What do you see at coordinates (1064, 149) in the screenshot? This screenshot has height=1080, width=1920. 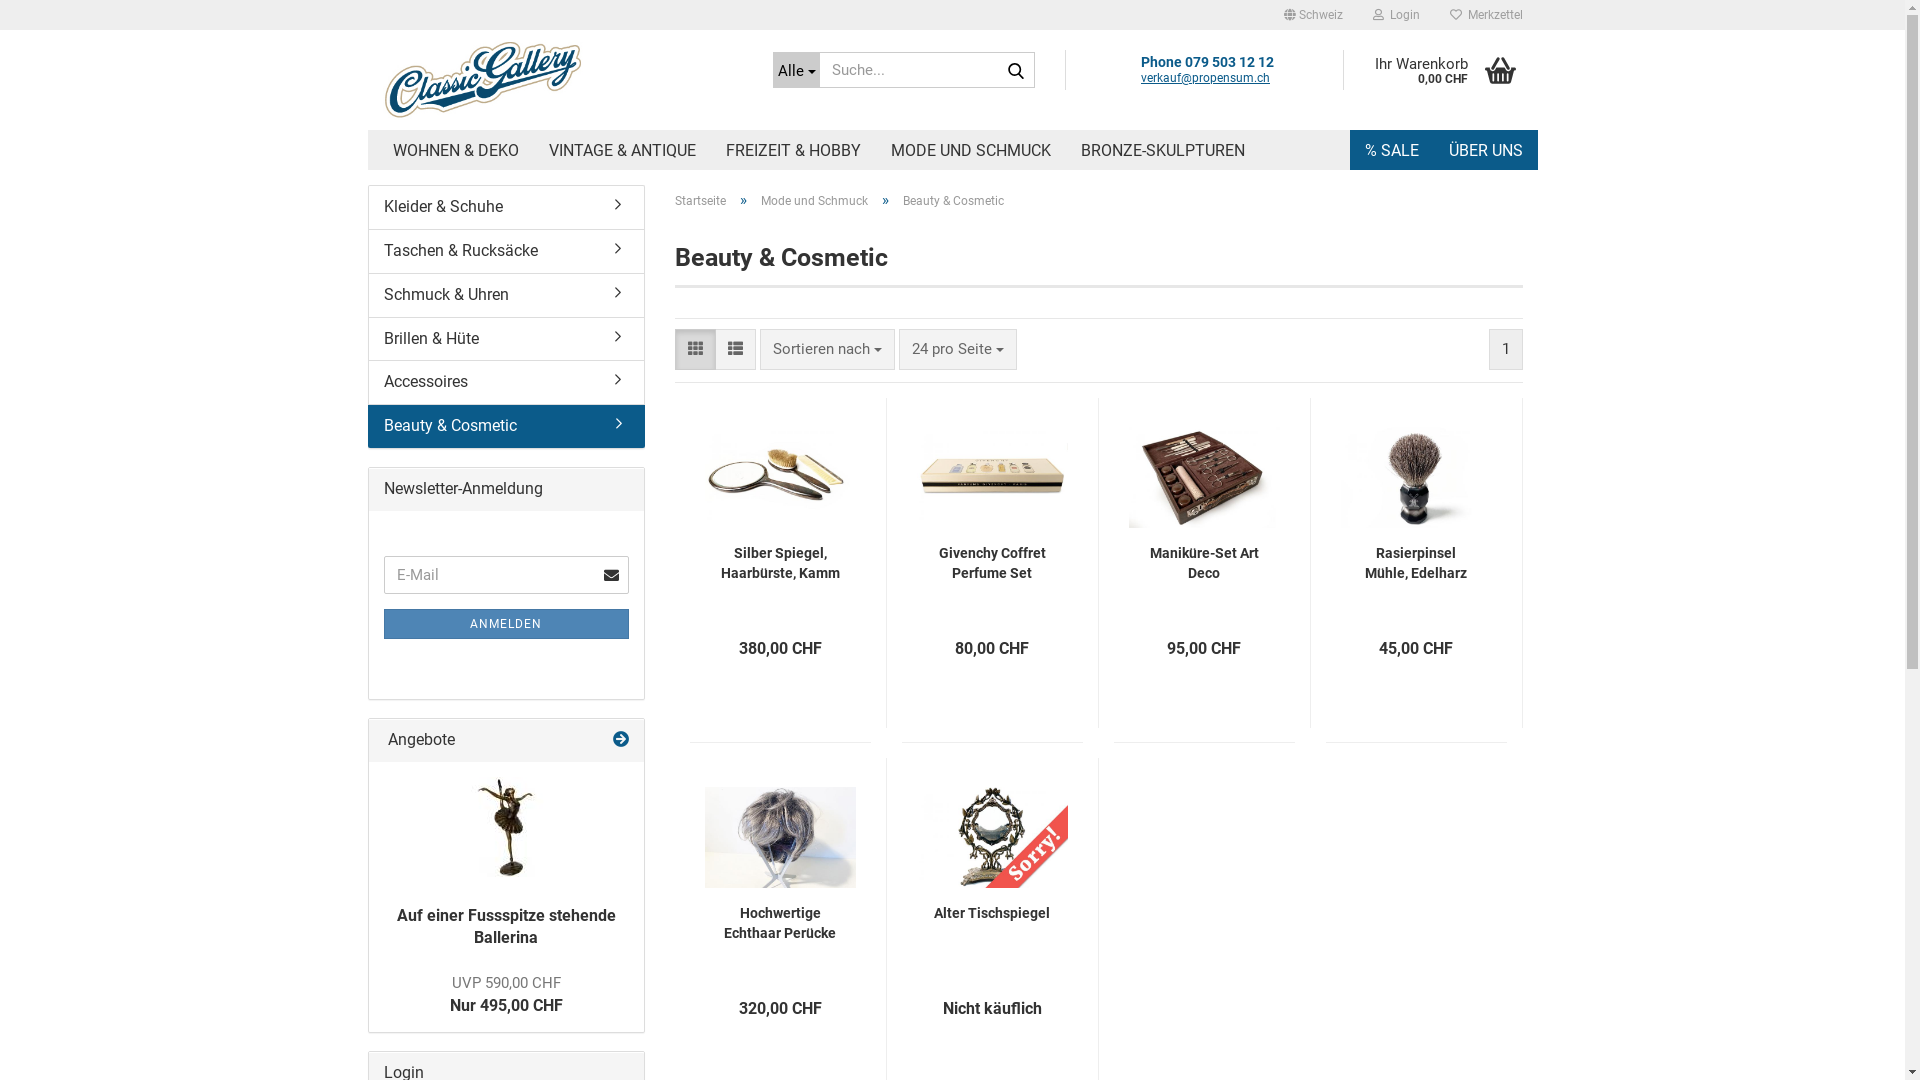 I see `'BRONZE-SKULPTUREN'` at bounding box center [1064, 149].